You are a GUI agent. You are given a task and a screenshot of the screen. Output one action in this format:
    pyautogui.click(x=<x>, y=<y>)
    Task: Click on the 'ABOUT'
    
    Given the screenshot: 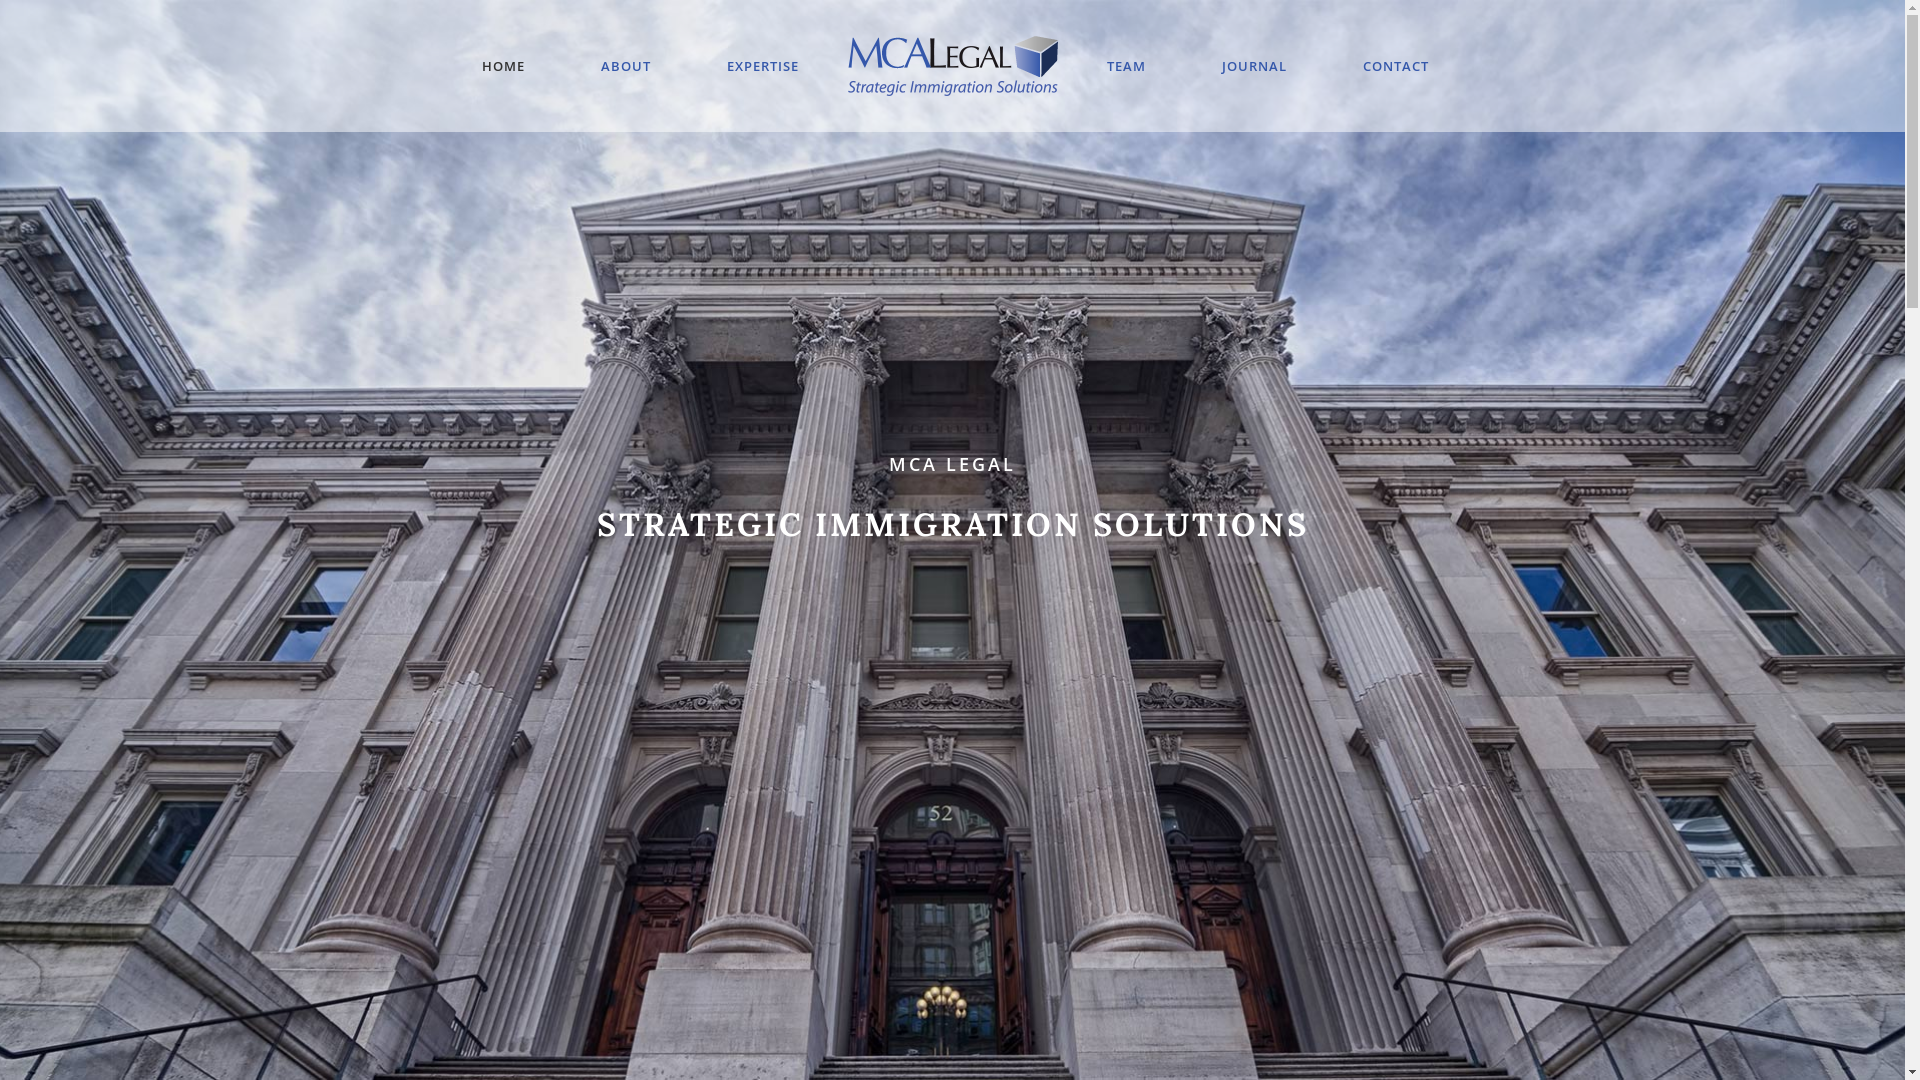 What is the action you would take?
    pyautogui.click(x=623, y=64)
    